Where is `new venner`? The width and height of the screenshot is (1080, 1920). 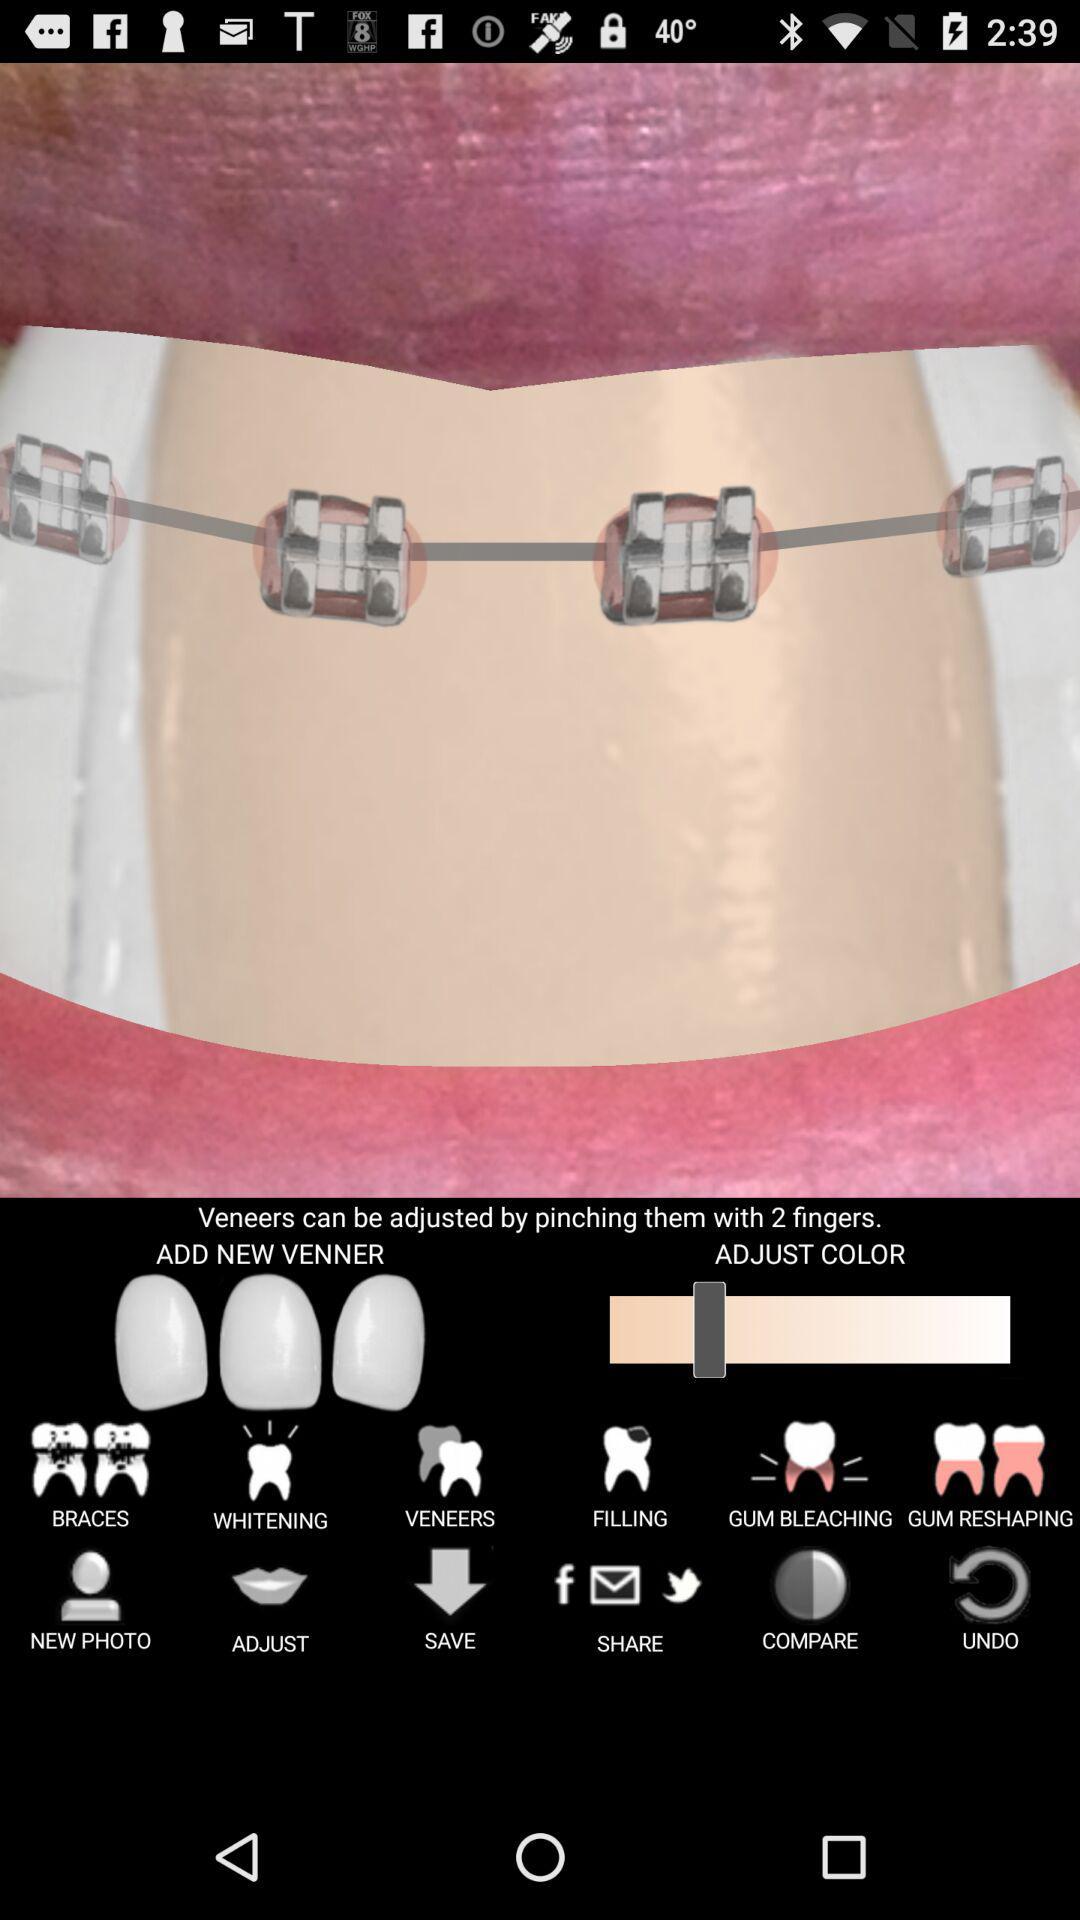 new venner is located at coordinates (270, 1341).